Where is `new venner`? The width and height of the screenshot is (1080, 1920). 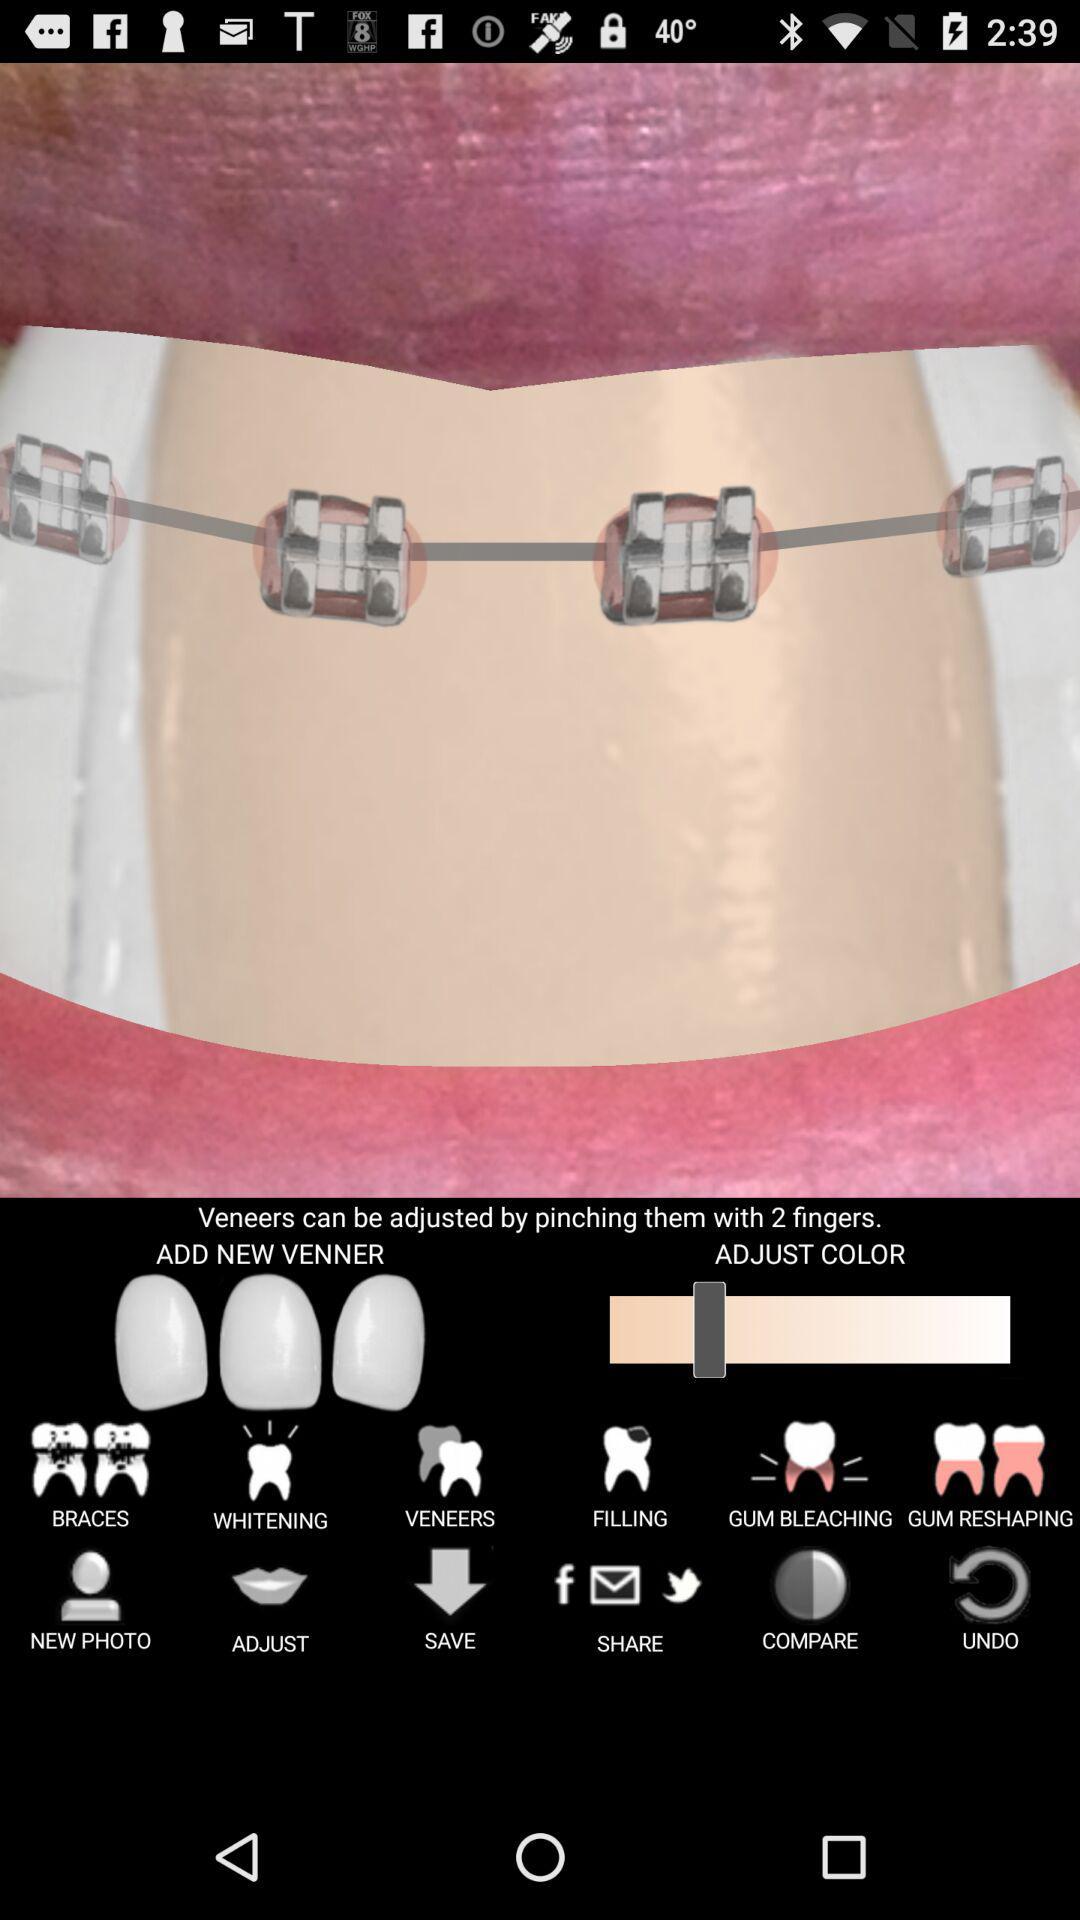 new venner is located at coordinates (270, 1341).